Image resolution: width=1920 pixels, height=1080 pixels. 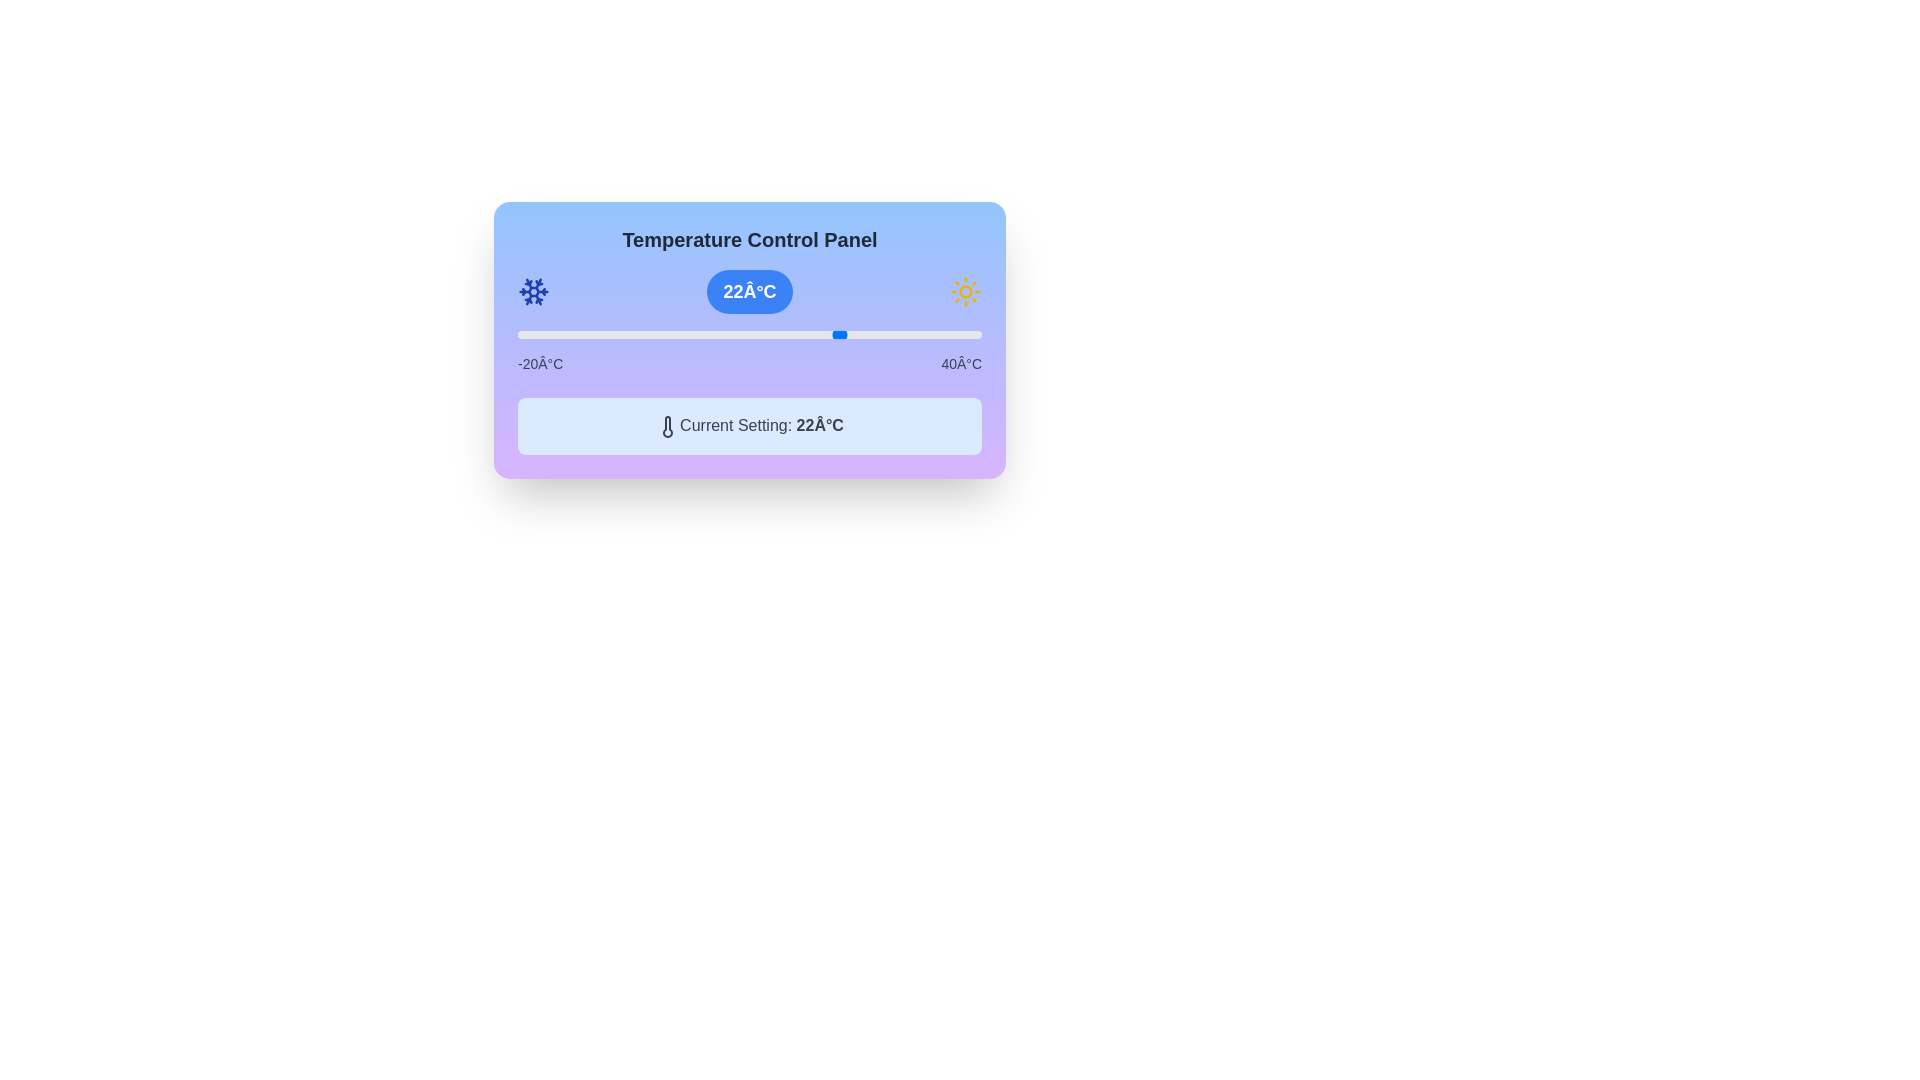 What do you see at coordinates (563, 334) in the screenshot?
I see `the slider to set the temperature to -14°C` at bounding box center [563, 334].